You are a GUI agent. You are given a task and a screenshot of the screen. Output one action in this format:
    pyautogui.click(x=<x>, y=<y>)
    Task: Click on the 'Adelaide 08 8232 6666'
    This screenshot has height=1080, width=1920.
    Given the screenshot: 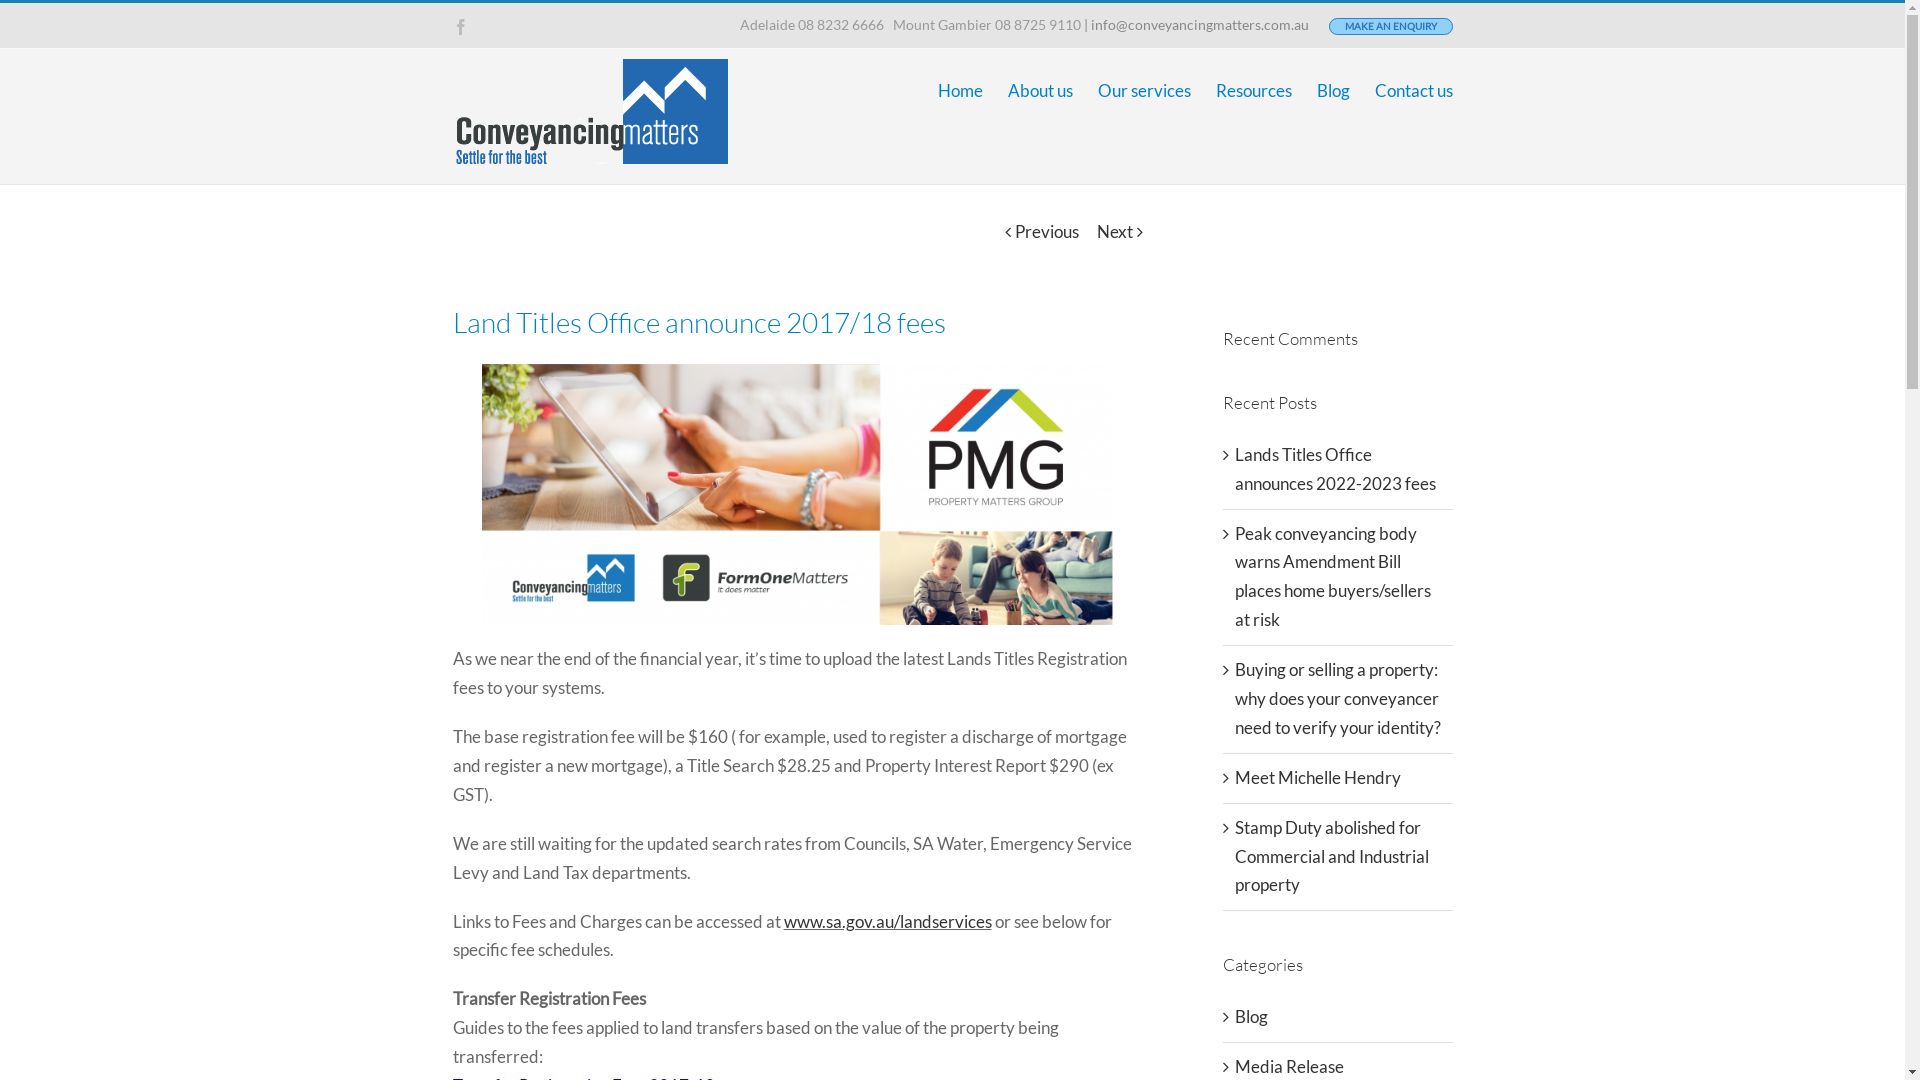 What is the action you would take?
    pyautogui.click(x=738, y=24)
    